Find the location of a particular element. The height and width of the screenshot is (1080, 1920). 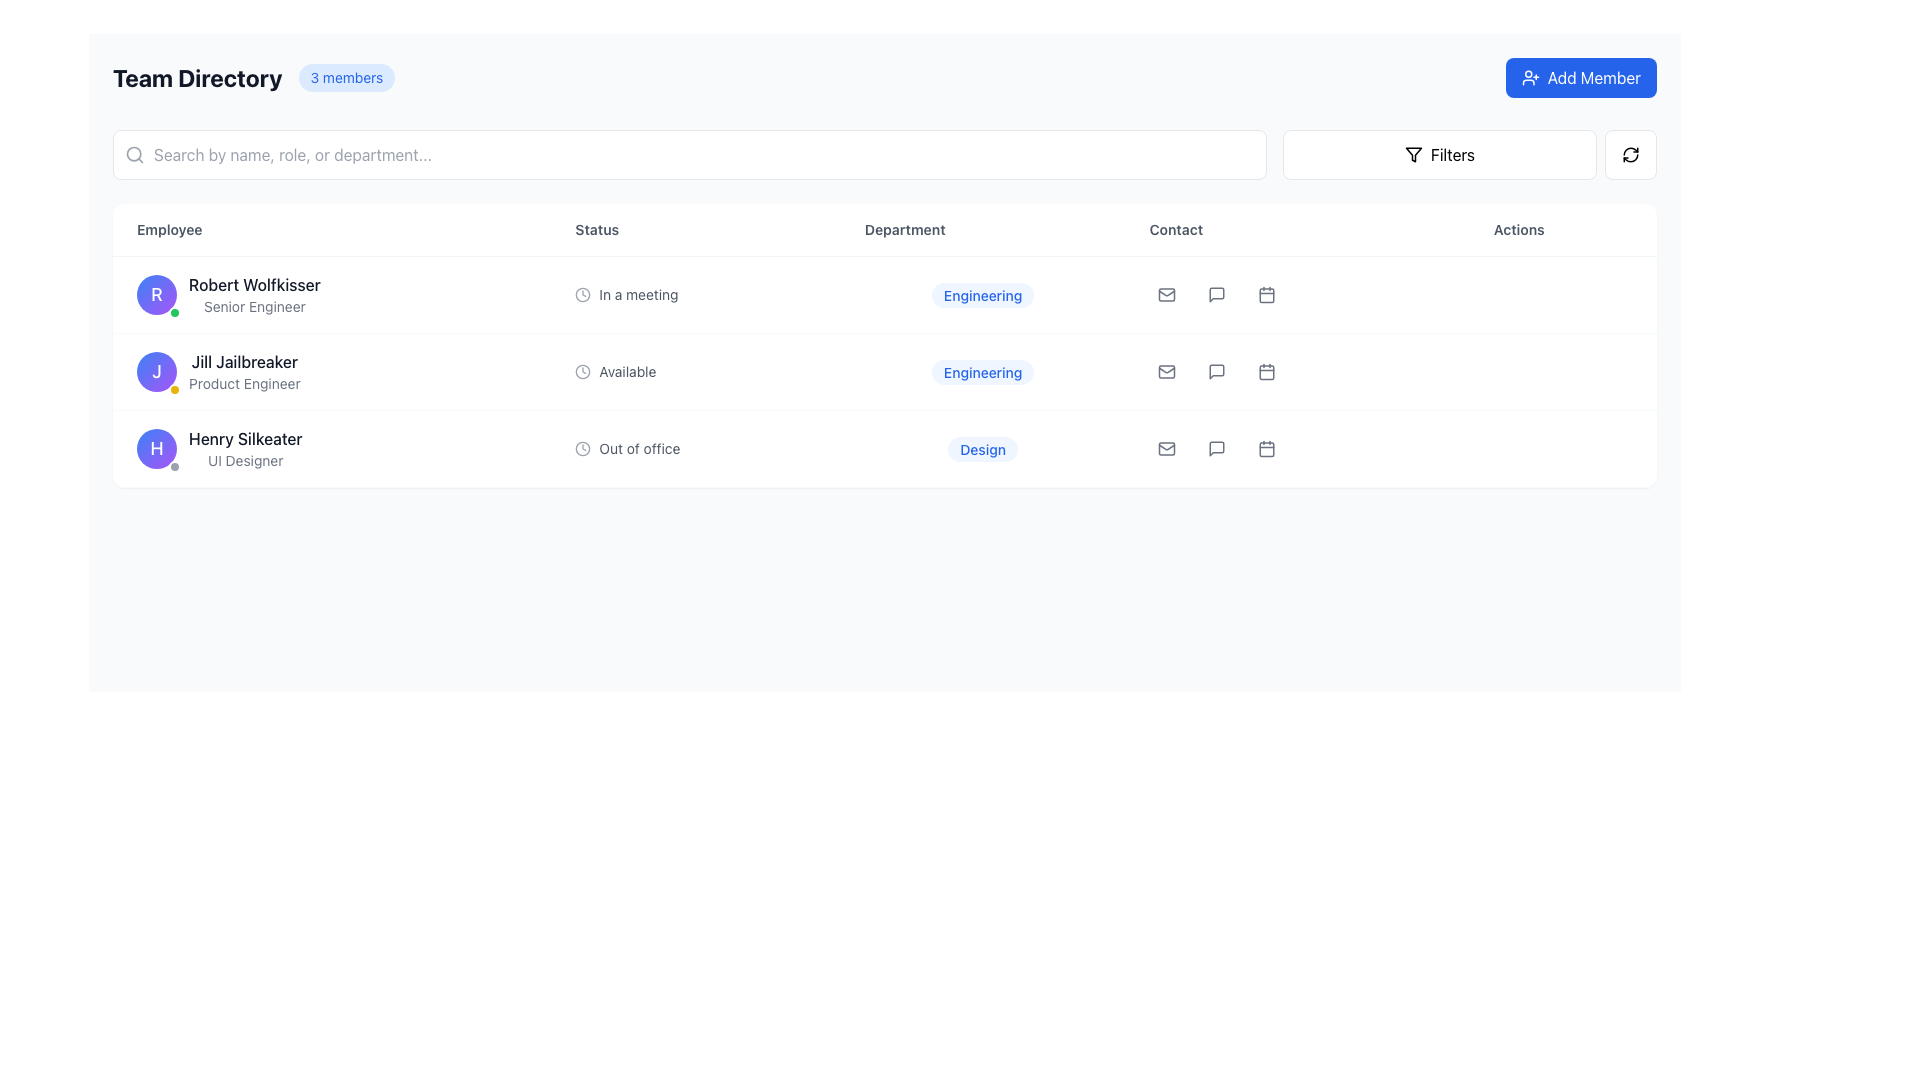

the small calendar icon in the actions section for 'Jill Jailbreaker' is located at coordinates (1265, 371).